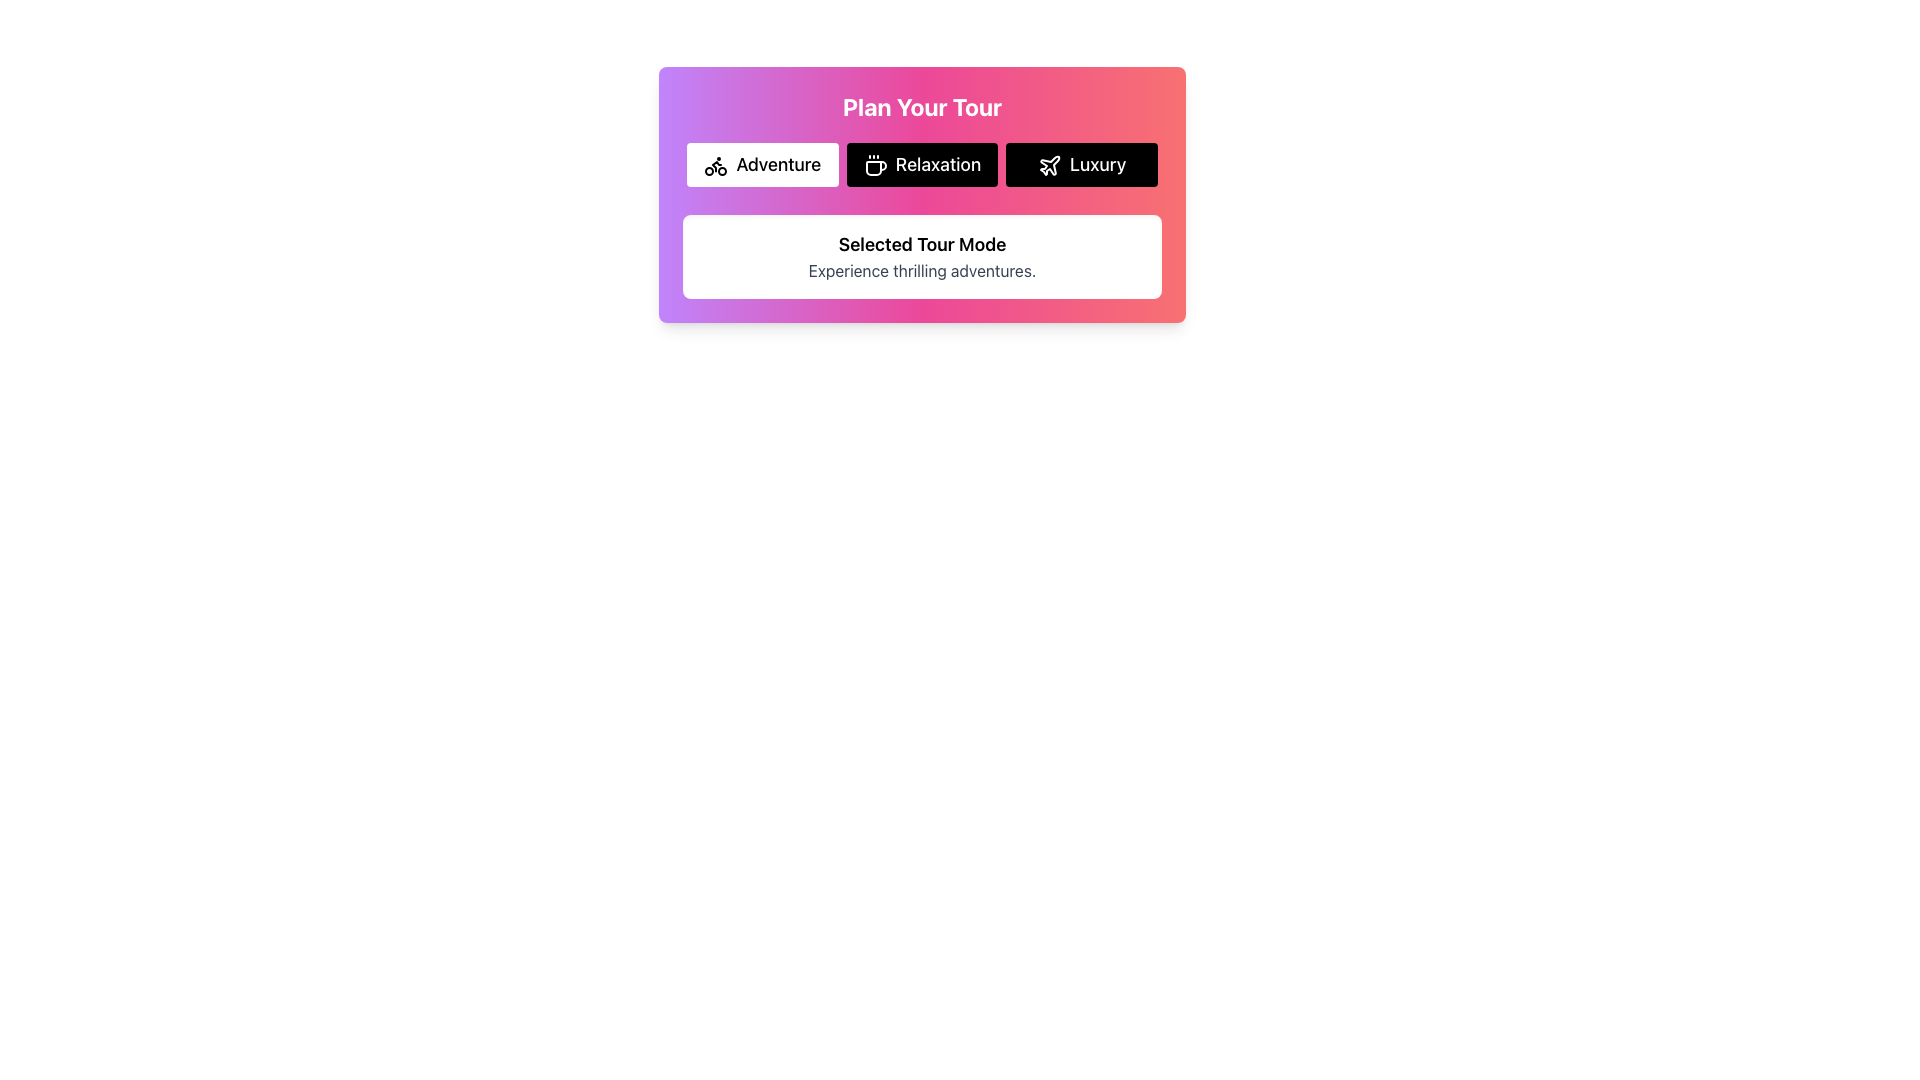 The width and height of the screenshot is (1920, 1080). I want to click on the 'Adventure' button located under the 'Plan Your Tour' header, so click(761, 164).